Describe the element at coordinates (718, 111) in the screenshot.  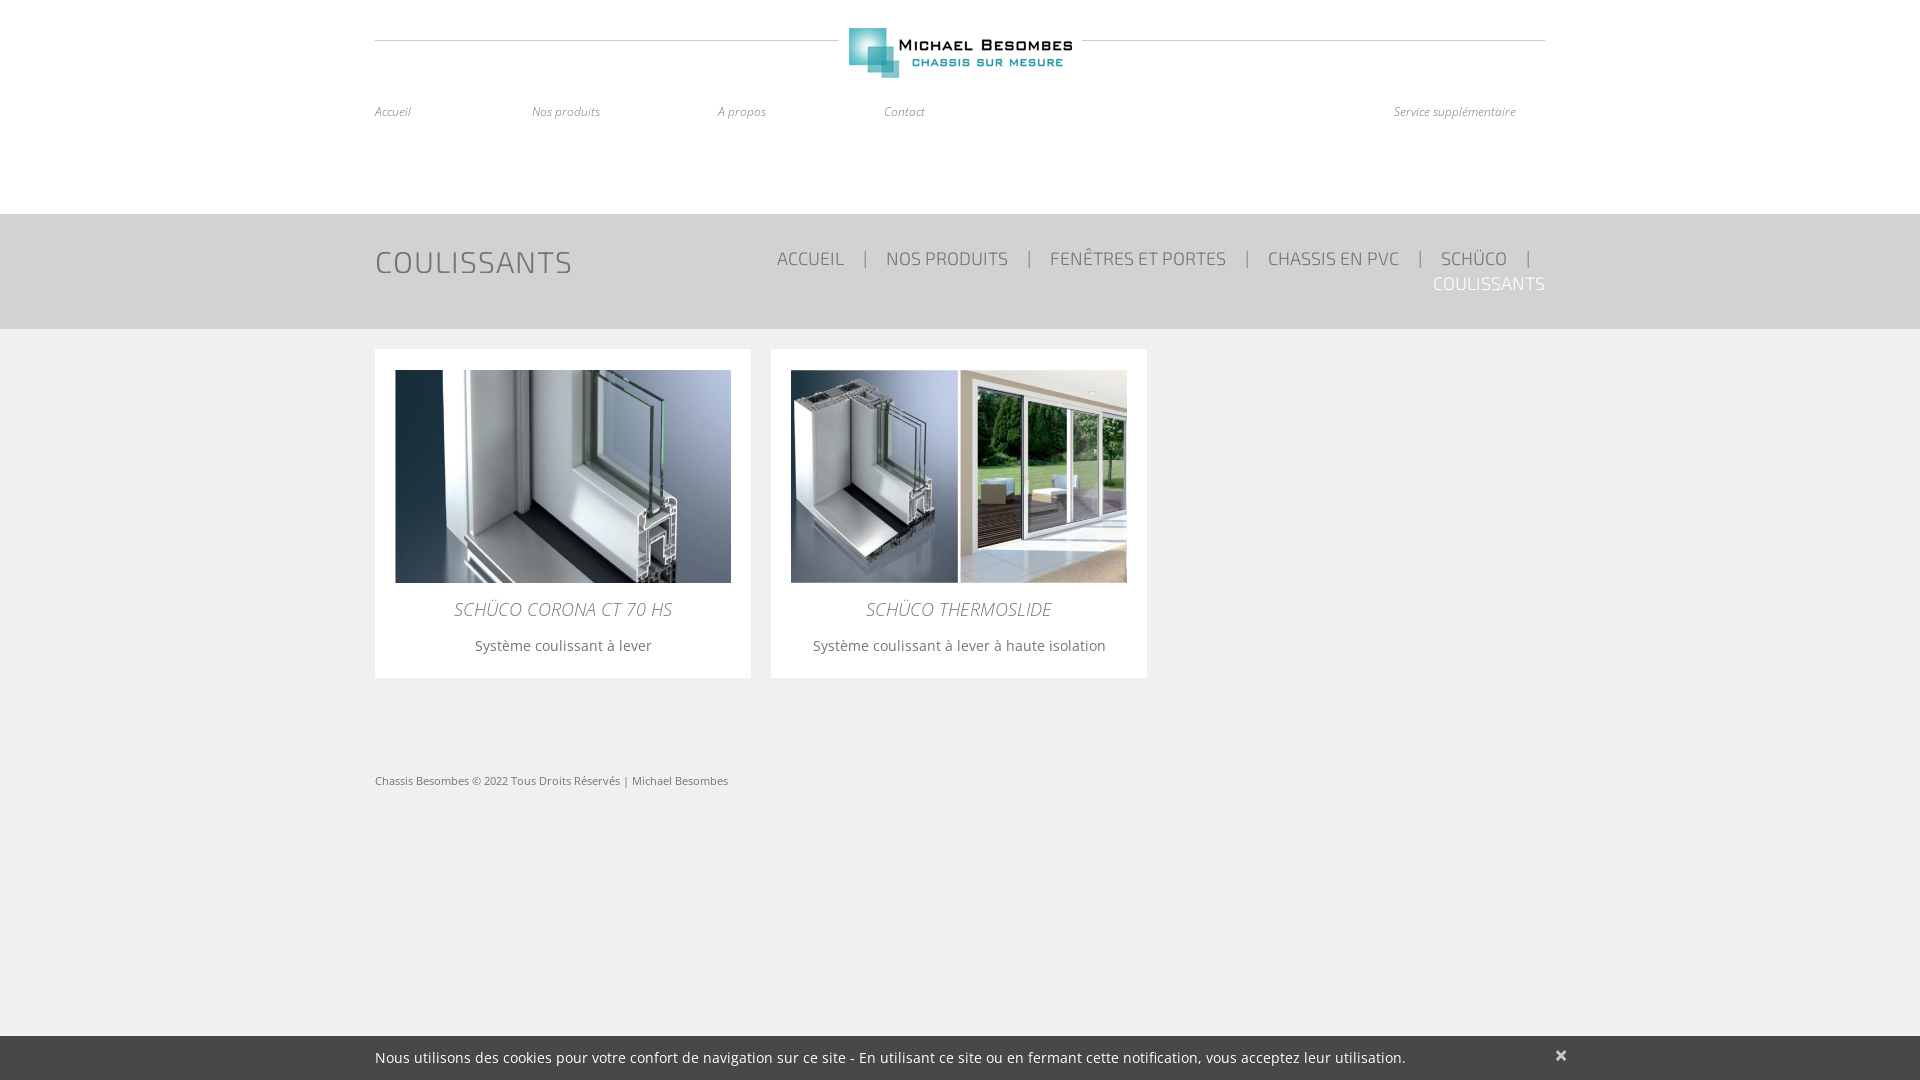
I see `'A propos'` at that location.